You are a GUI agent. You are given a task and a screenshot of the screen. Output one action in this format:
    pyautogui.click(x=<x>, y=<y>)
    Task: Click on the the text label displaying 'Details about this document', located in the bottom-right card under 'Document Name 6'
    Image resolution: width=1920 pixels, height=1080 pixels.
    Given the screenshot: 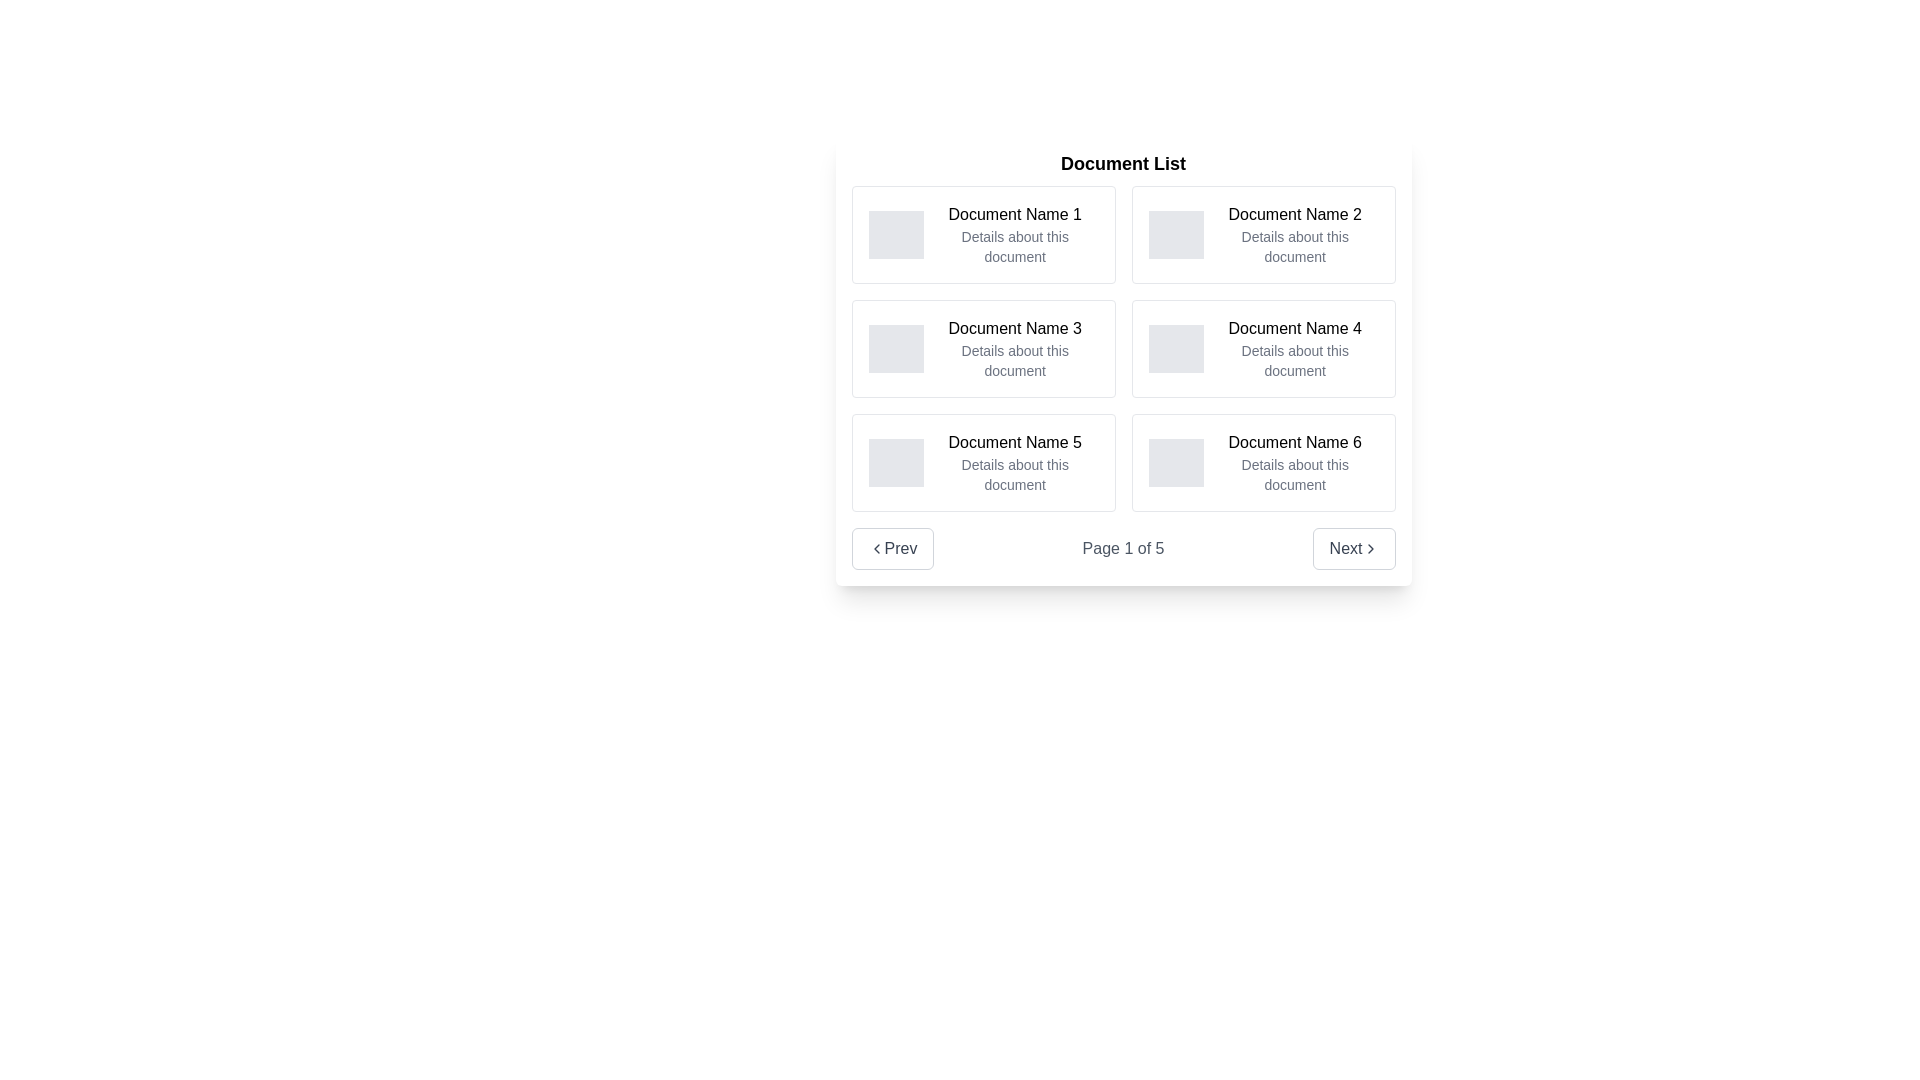 What is the action you would take?
    pyautogui.click(x=1295, y=474)
    